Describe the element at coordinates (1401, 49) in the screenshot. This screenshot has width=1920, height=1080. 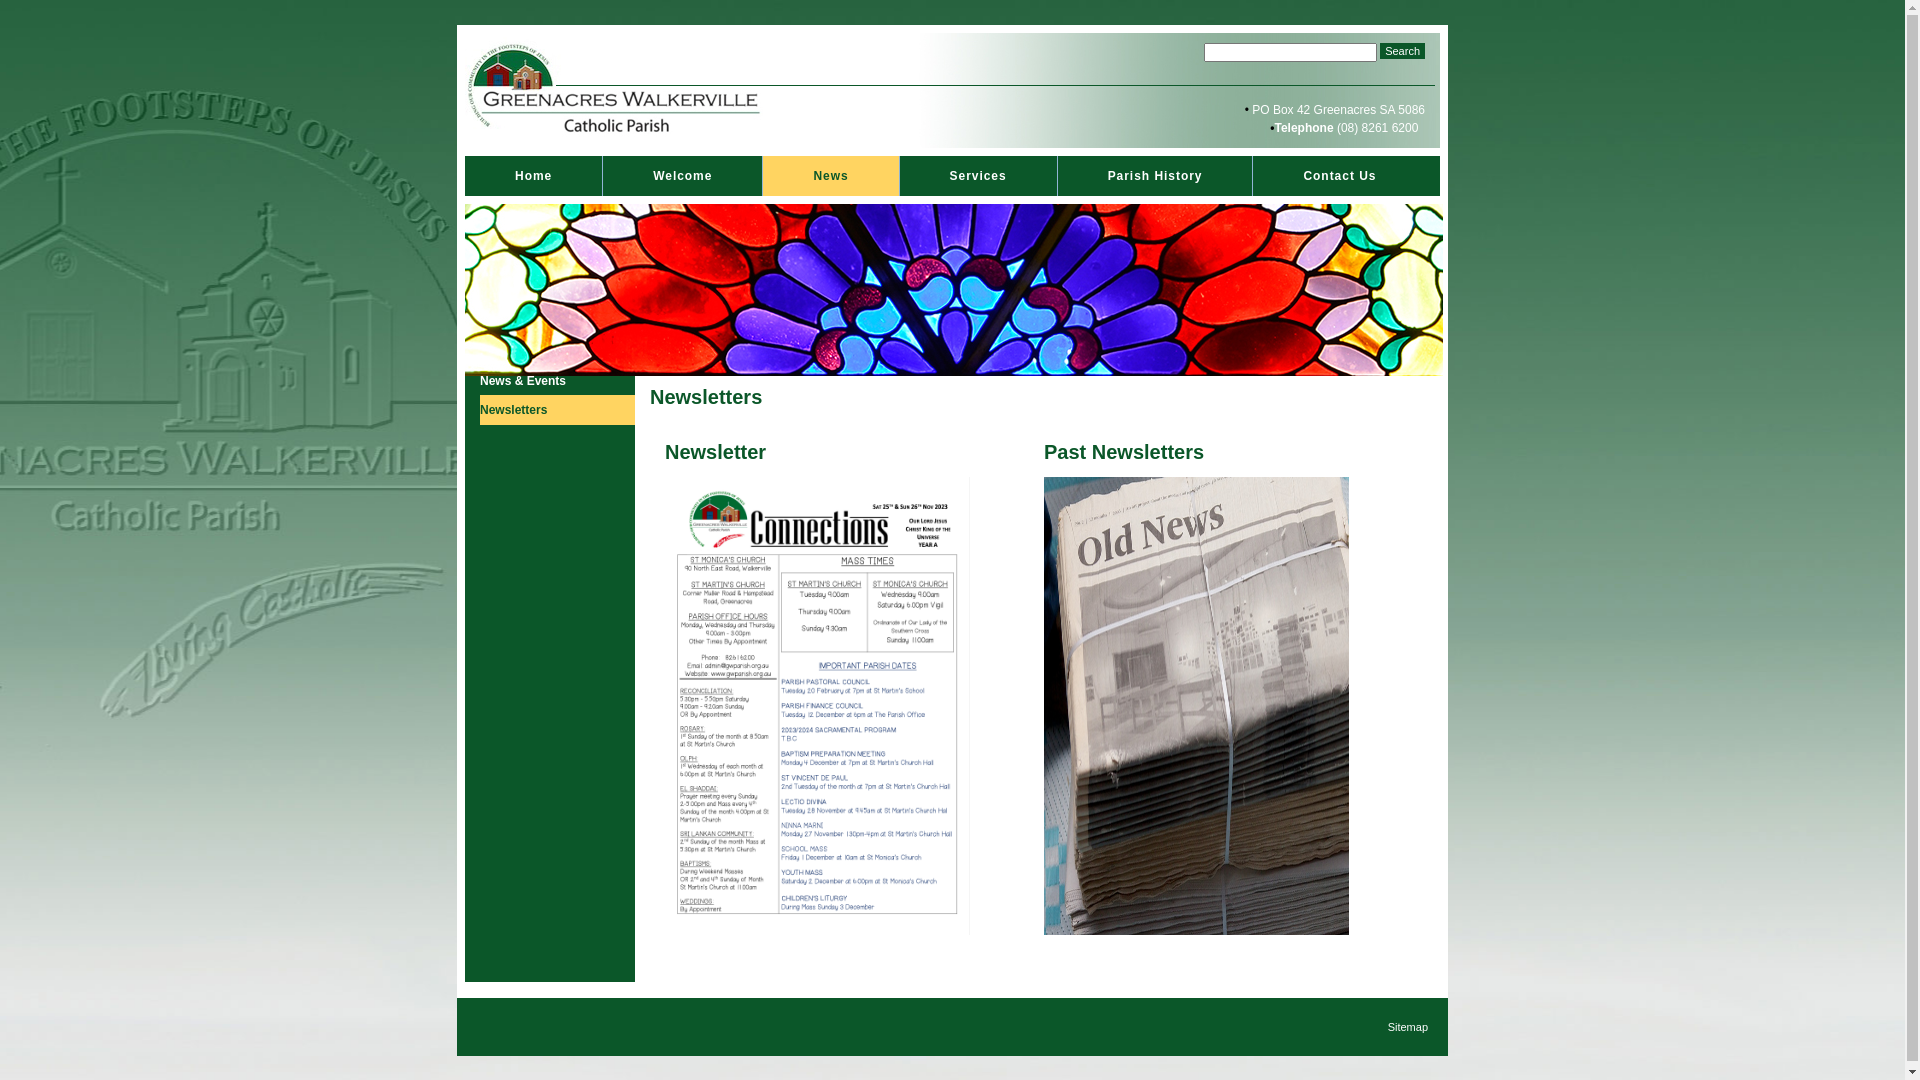
I see `'Search'` at that location.